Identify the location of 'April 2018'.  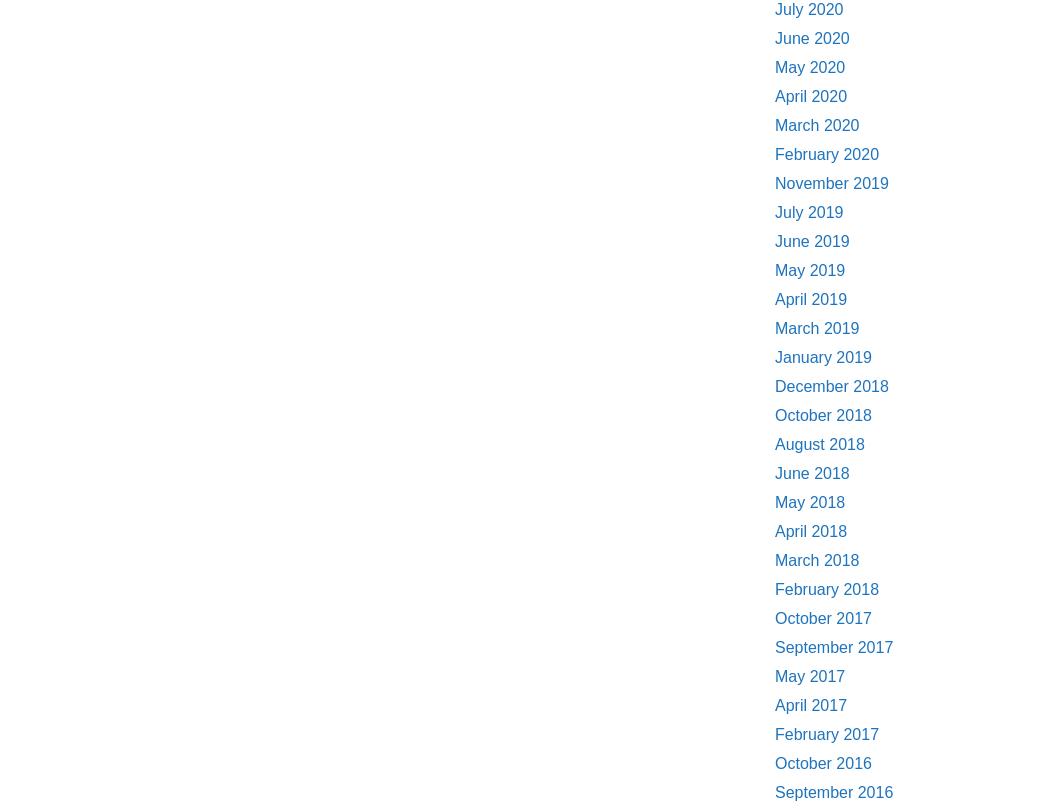
(810, 530).